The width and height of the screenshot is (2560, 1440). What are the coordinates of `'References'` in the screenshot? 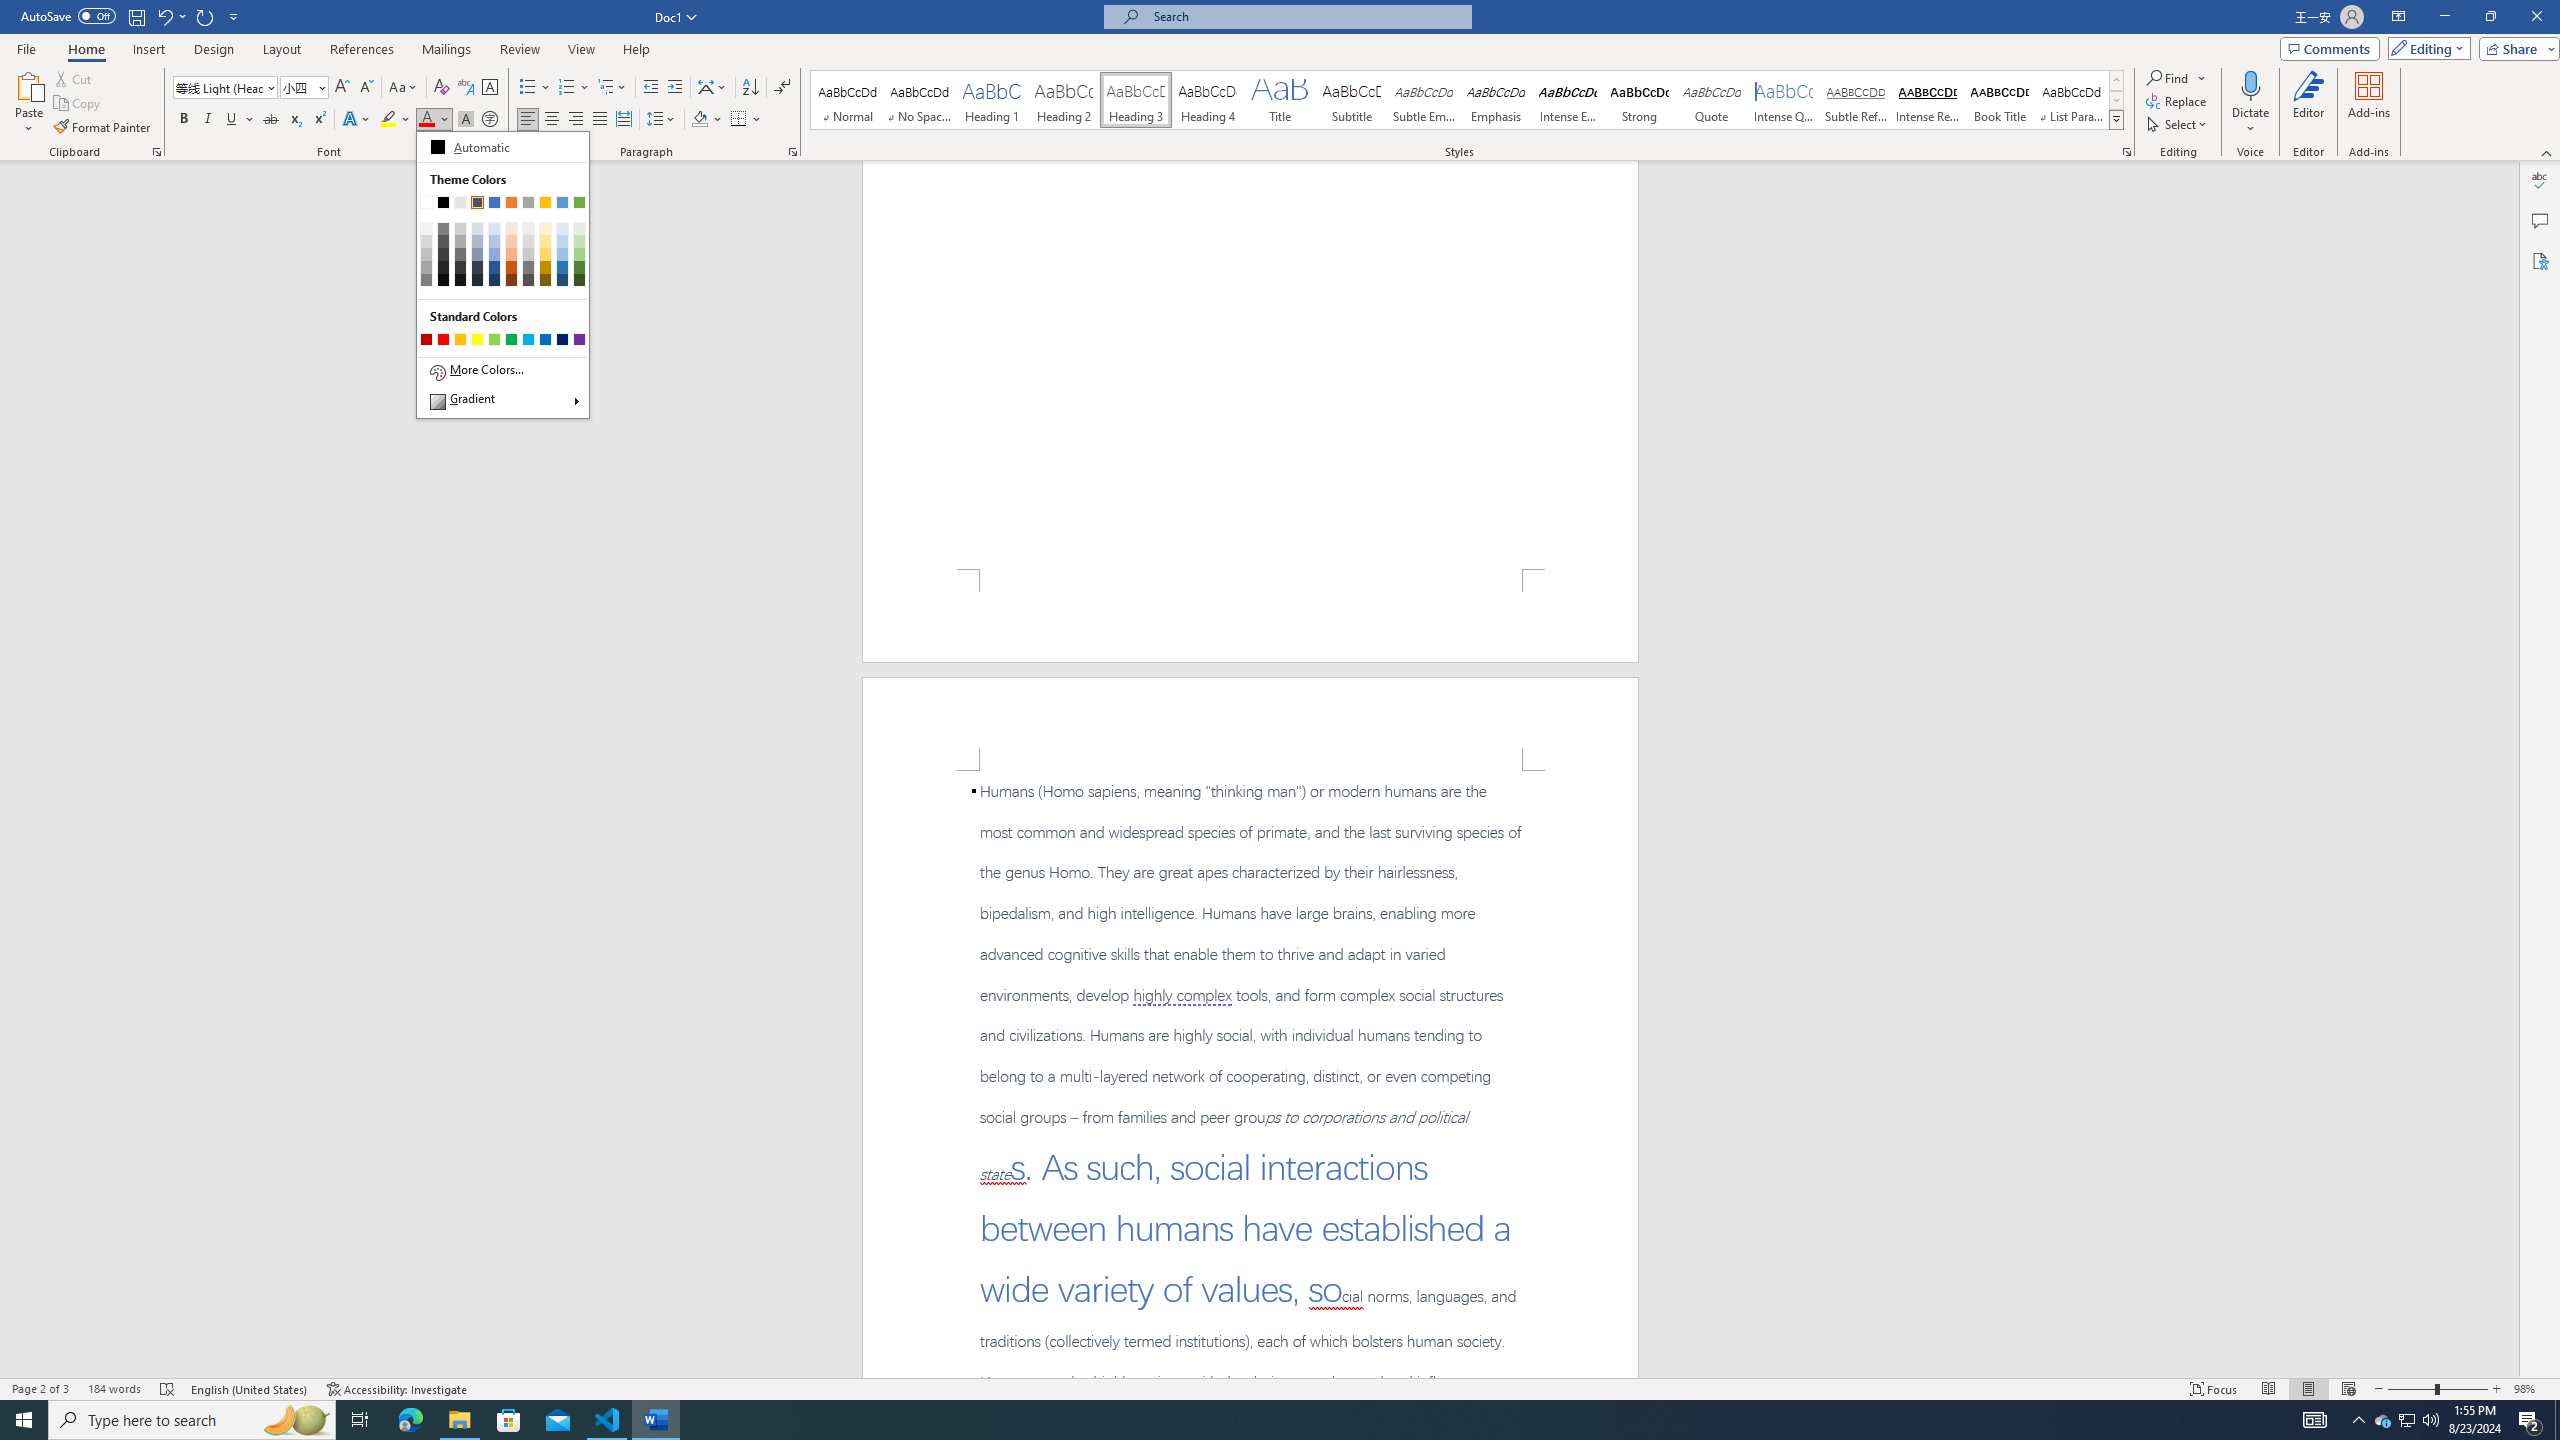 It's located at (362, 49).